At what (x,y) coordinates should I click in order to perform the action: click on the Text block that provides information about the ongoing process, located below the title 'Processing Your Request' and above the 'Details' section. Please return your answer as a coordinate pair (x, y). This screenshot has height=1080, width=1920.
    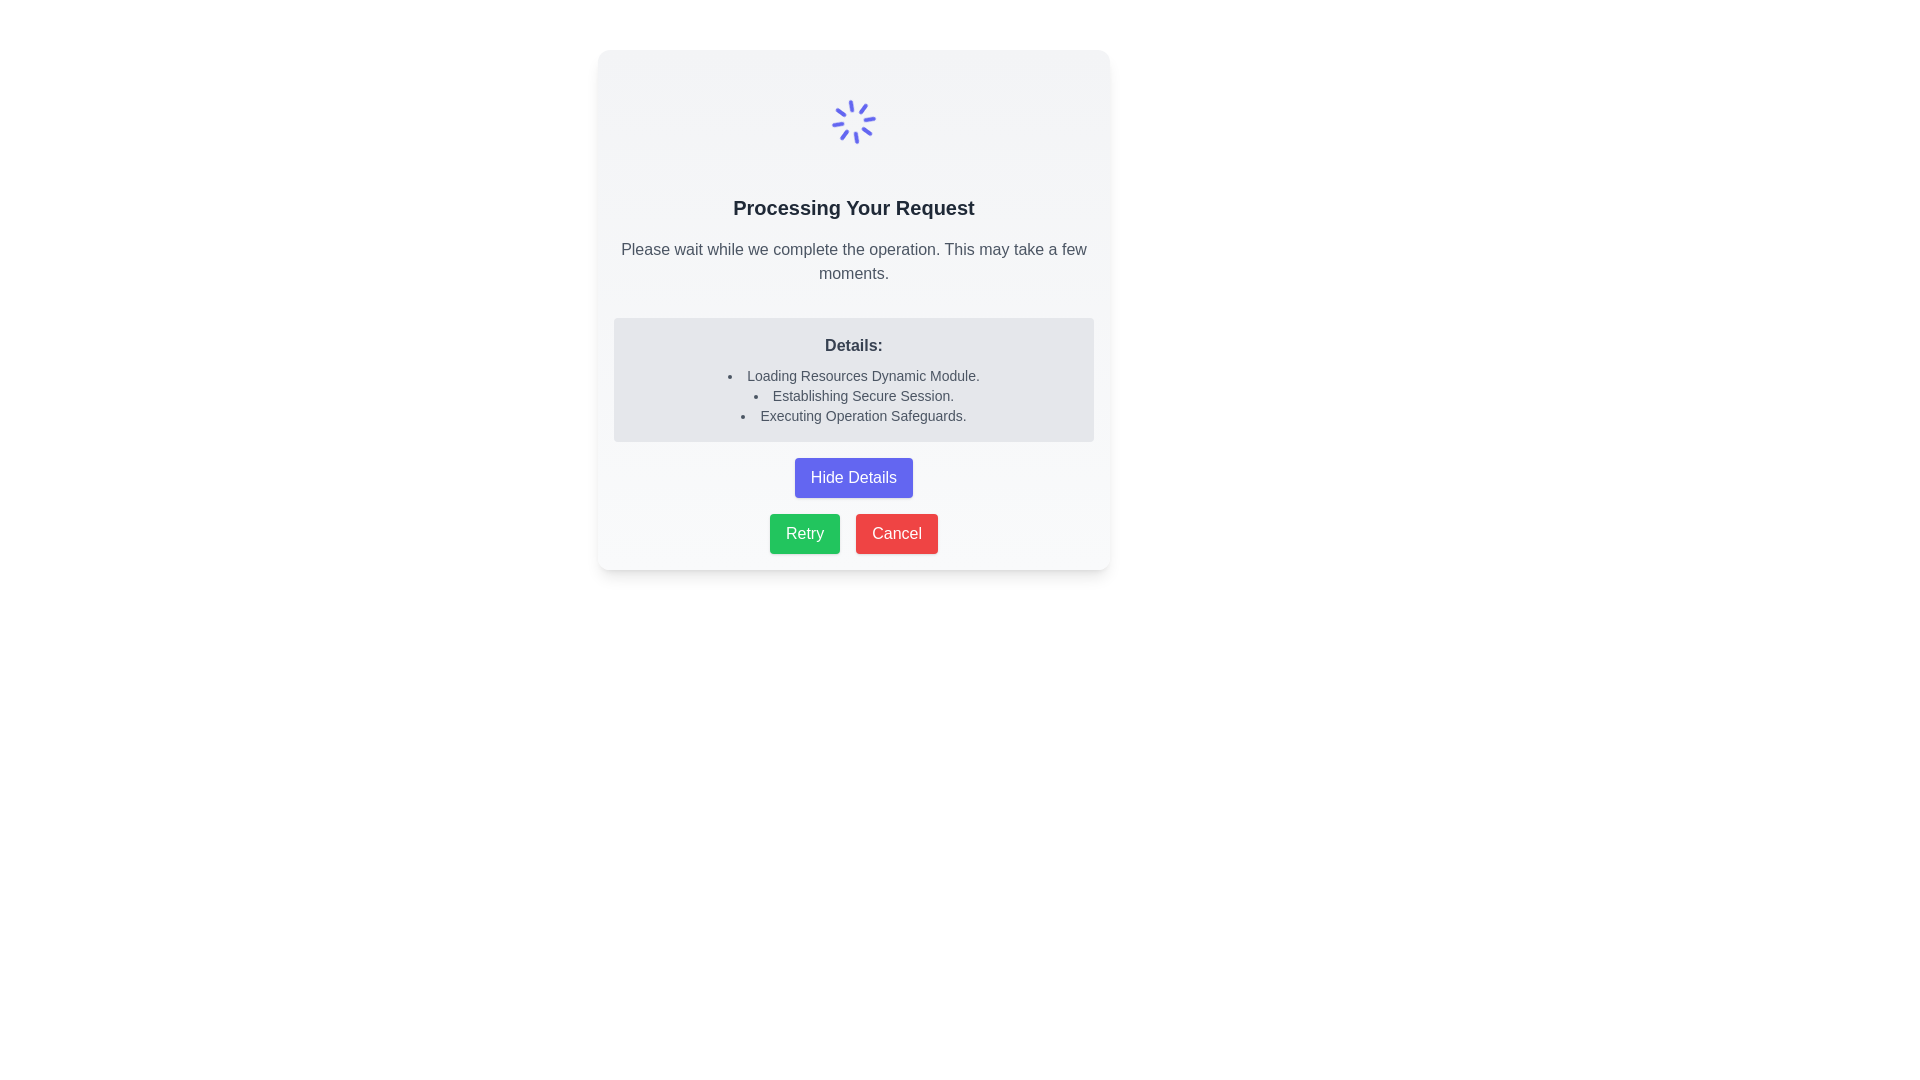
    Looking at the image, I should click on (854, 261).